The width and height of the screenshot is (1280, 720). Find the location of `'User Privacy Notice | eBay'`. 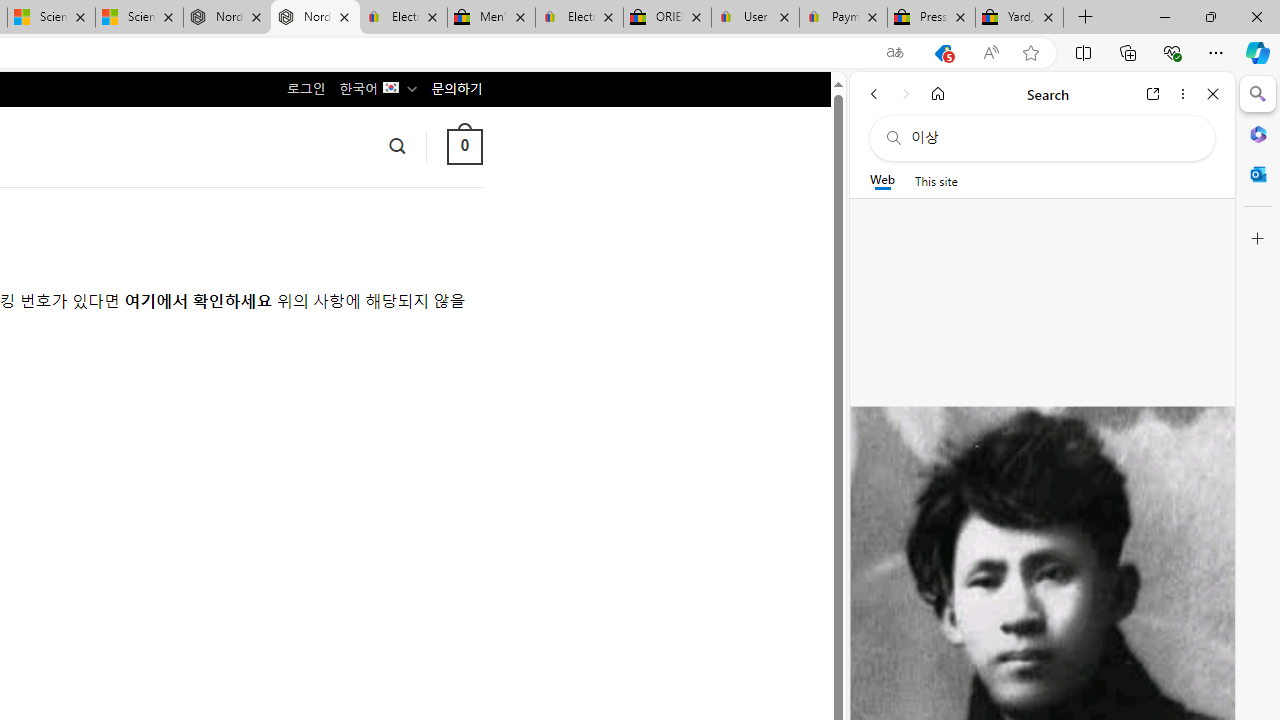

'User Privacy Notice | eBay' is located at coordinates (754, 17).